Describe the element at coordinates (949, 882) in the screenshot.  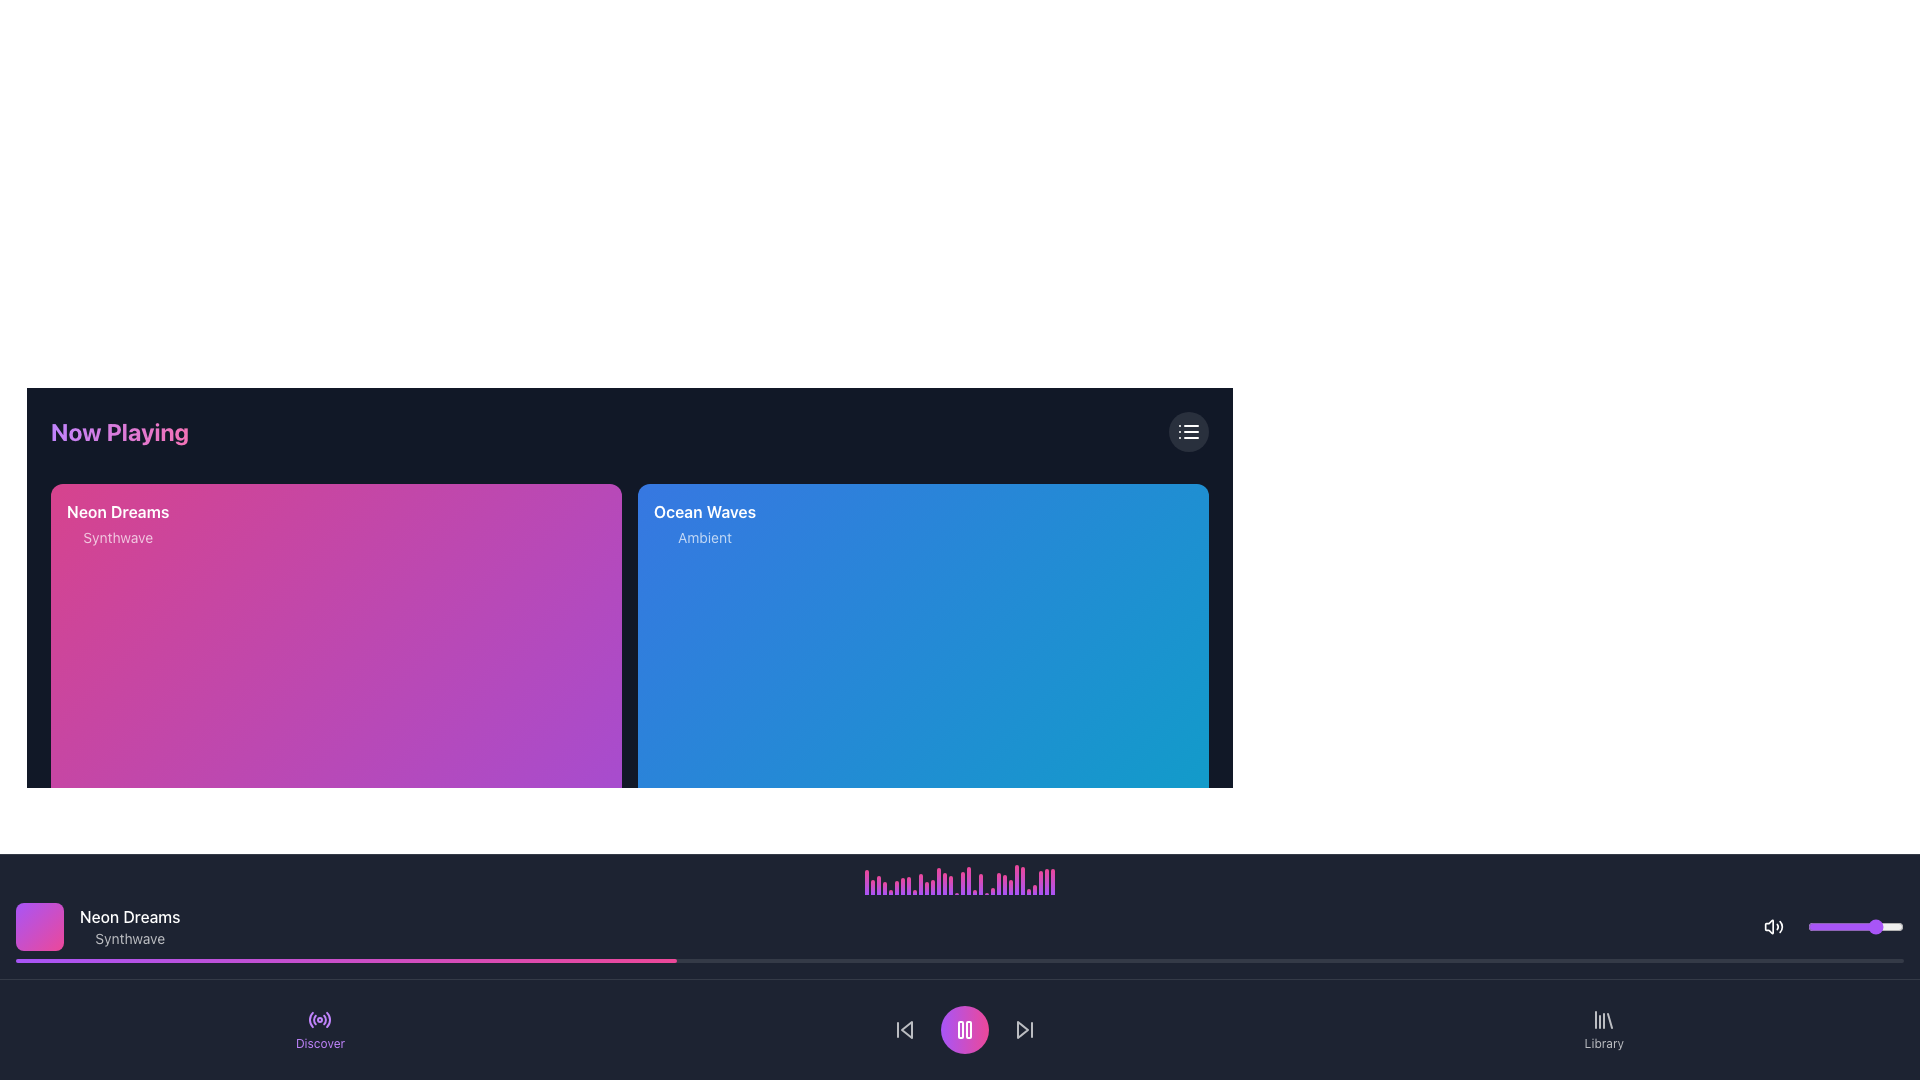
I see `the 15th vertical bar in the equalizer visualization, which has a gradient color scheme from purple at the top to pink at the bottom` at that location.